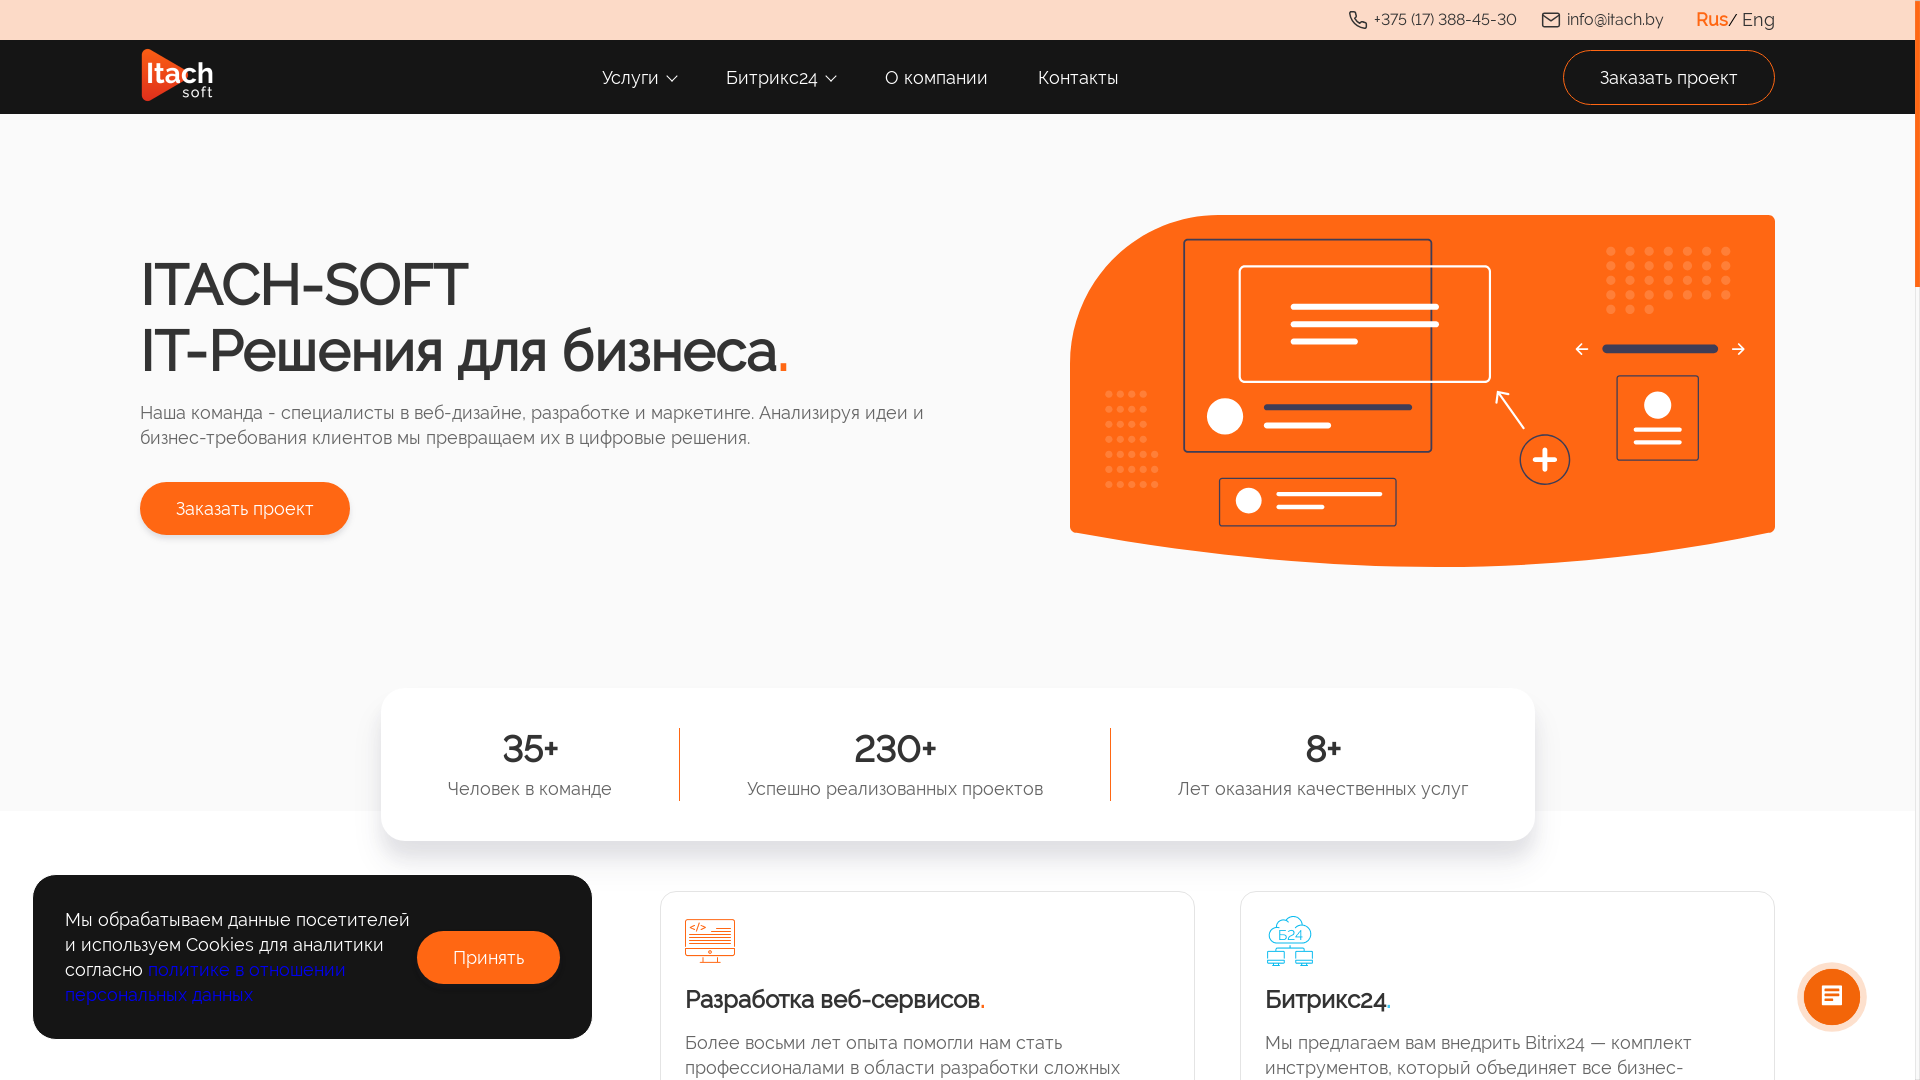 The image size is (1920, 1080). I want to click on 'Rus', so click(1711, 19).